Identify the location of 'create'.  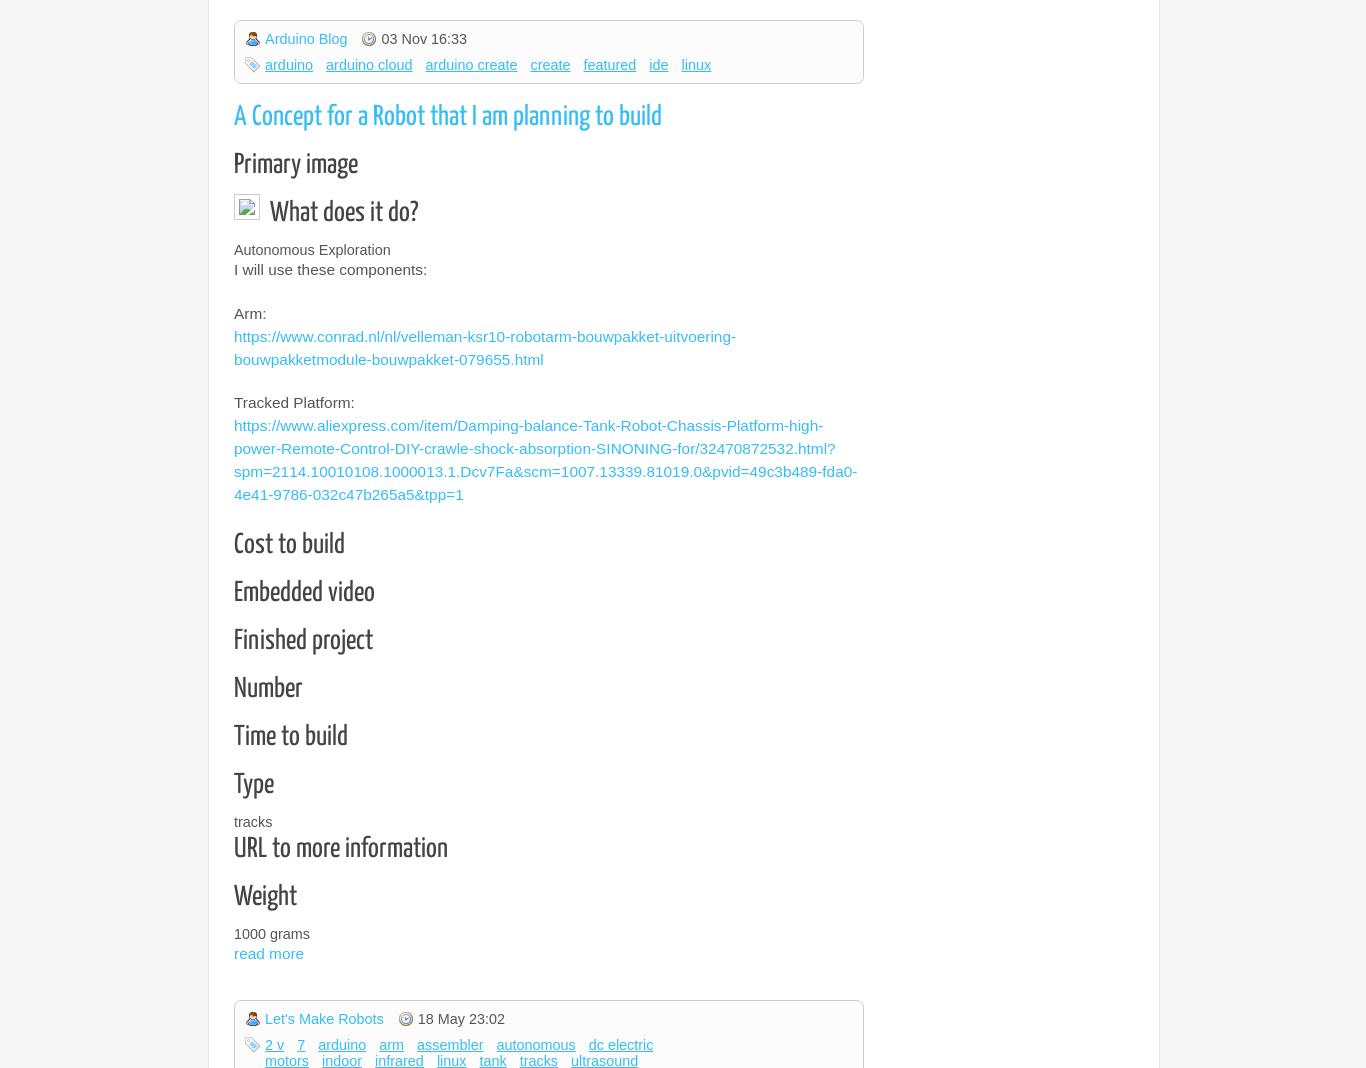
(549, 62).